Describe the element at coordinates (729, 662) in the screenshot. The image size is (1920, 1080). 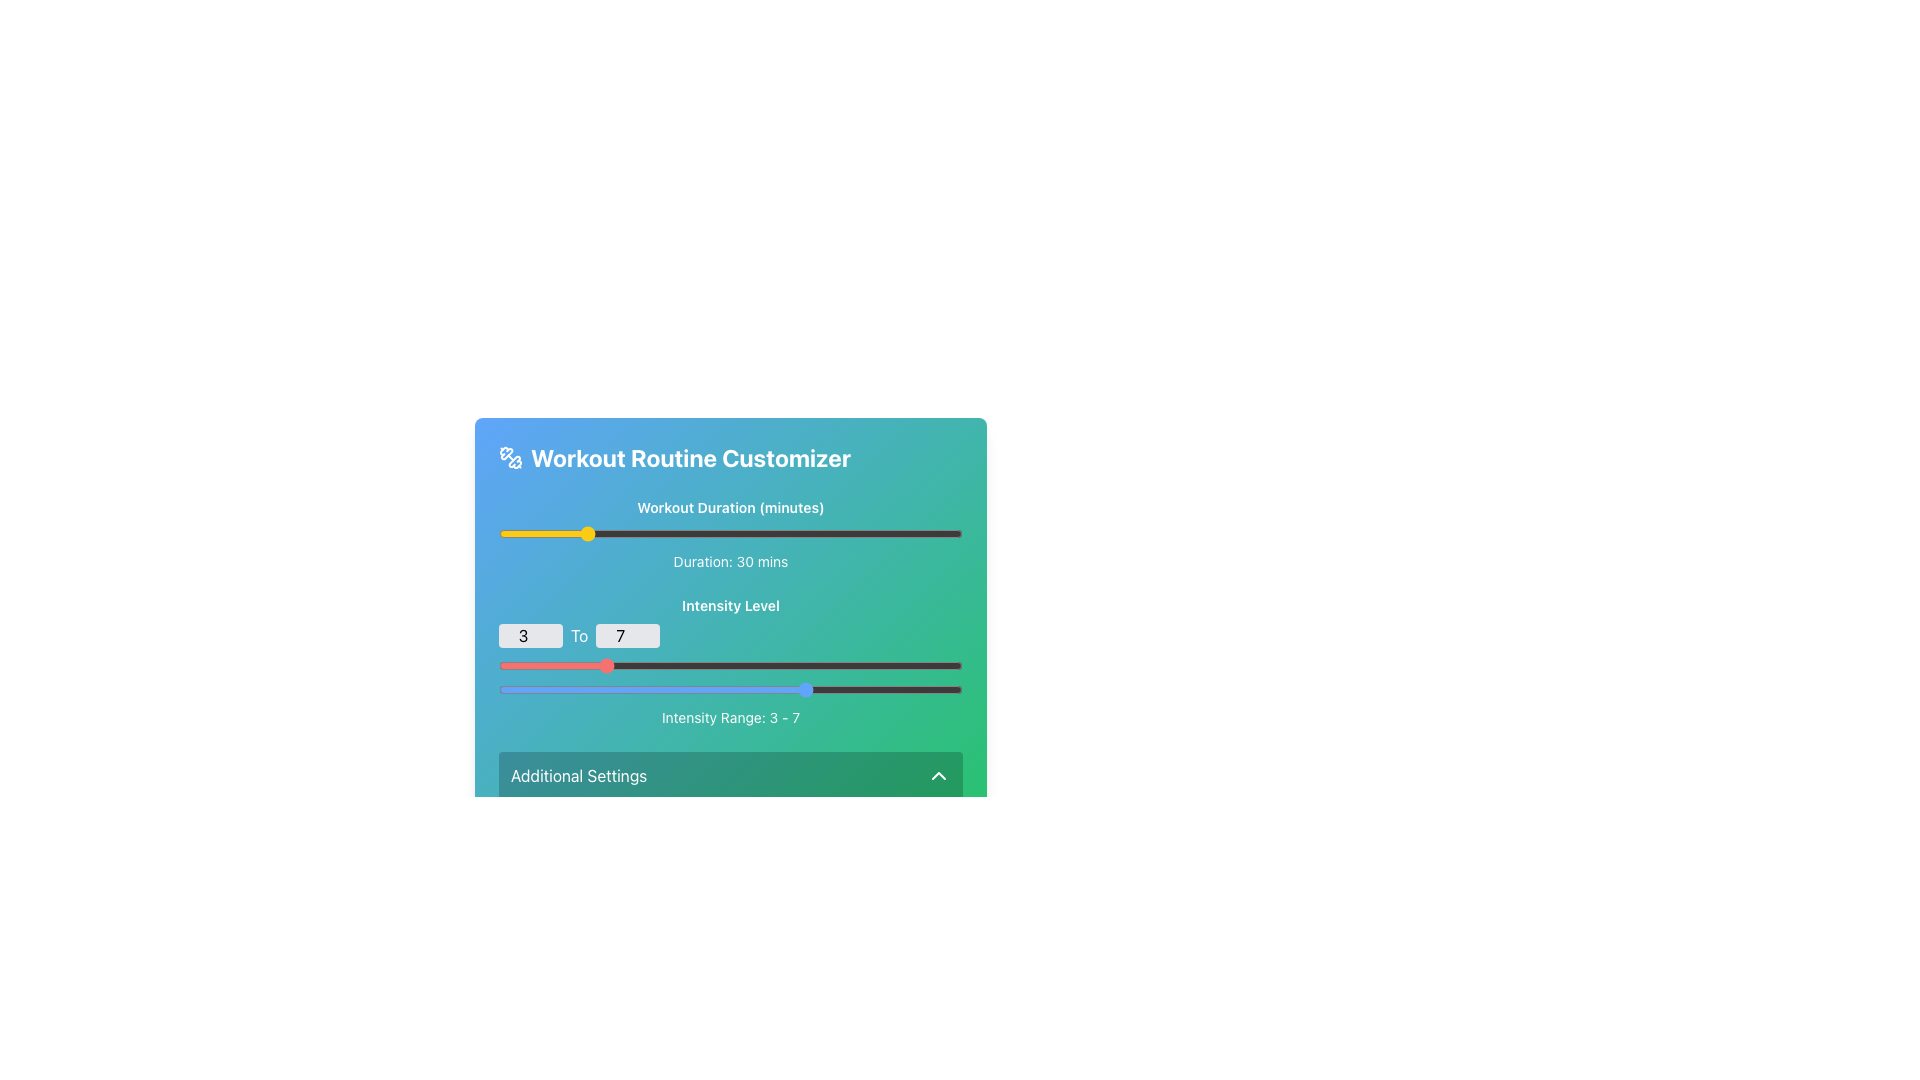
I see `the sliders in the 'Intensity Level' section` at that location.